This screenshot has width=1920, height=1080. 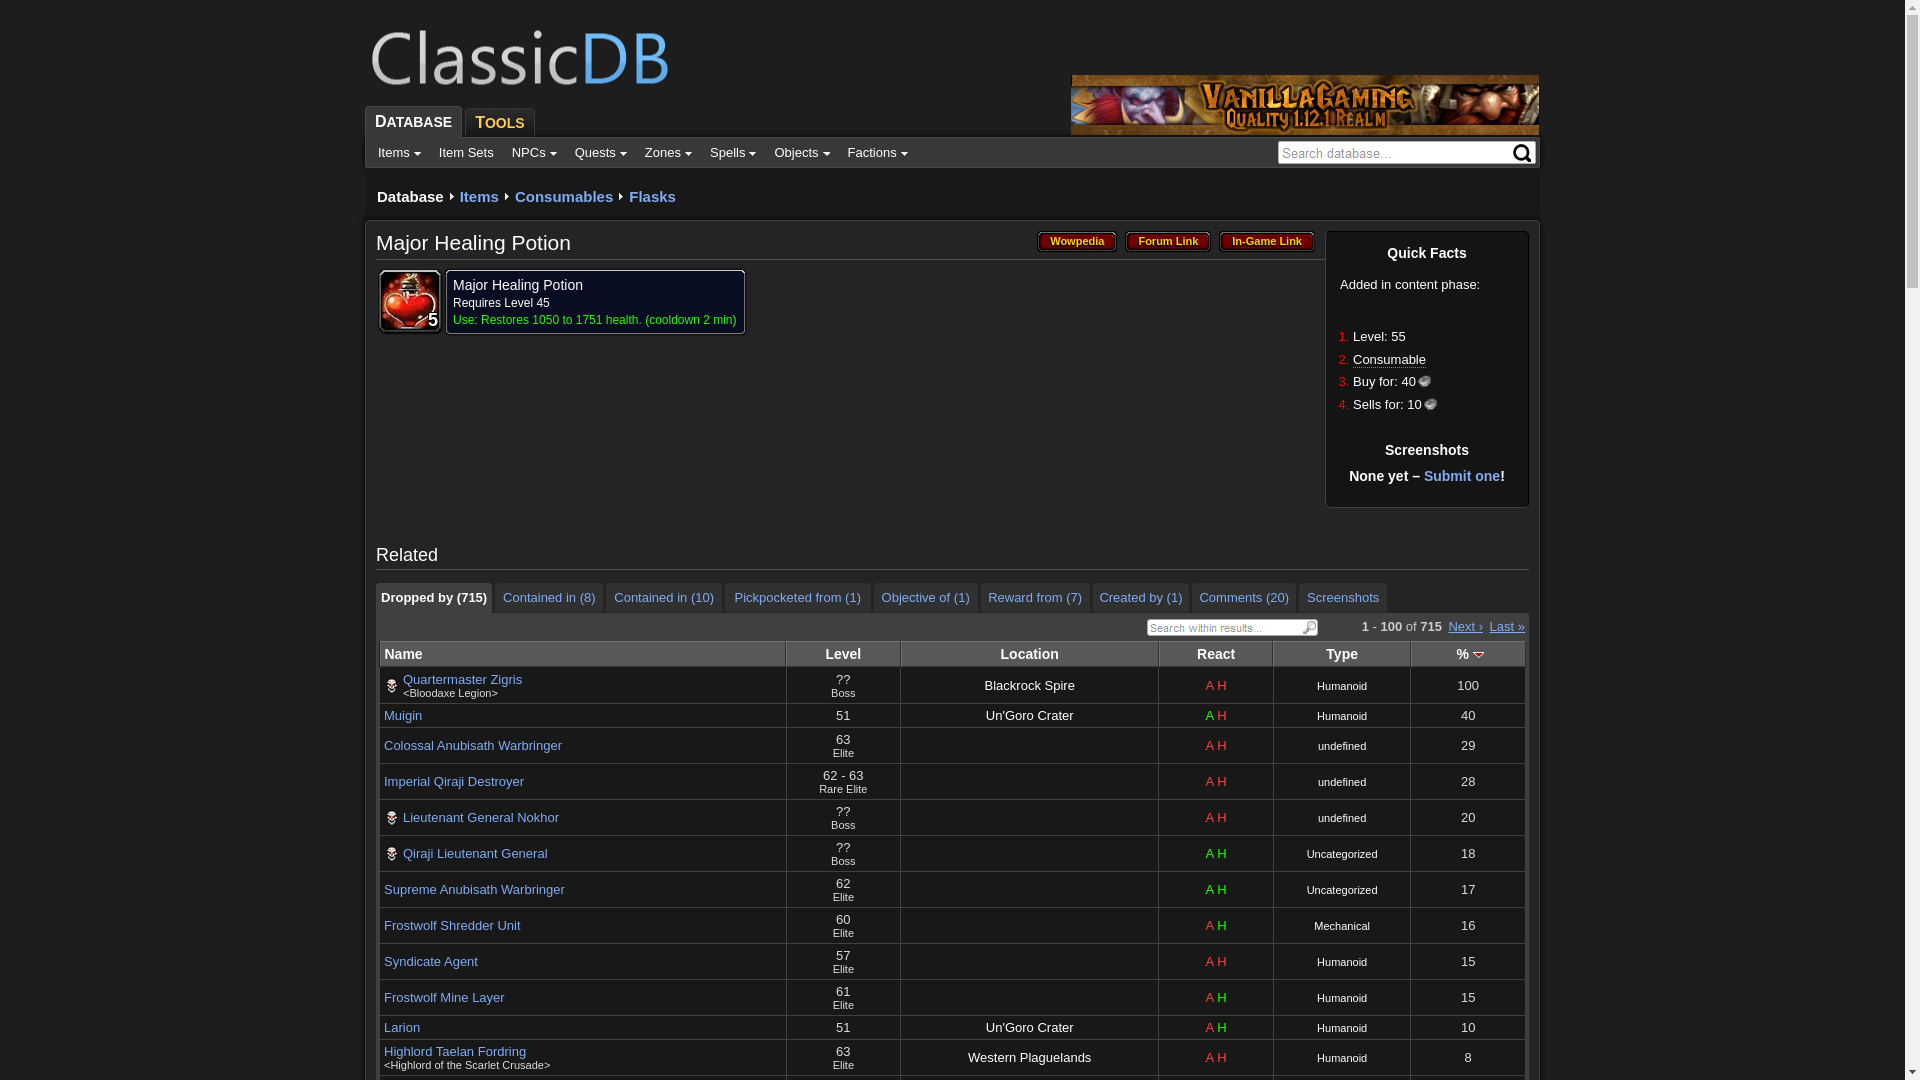 I want to click on 'Quests', so click(x=565, y=151).